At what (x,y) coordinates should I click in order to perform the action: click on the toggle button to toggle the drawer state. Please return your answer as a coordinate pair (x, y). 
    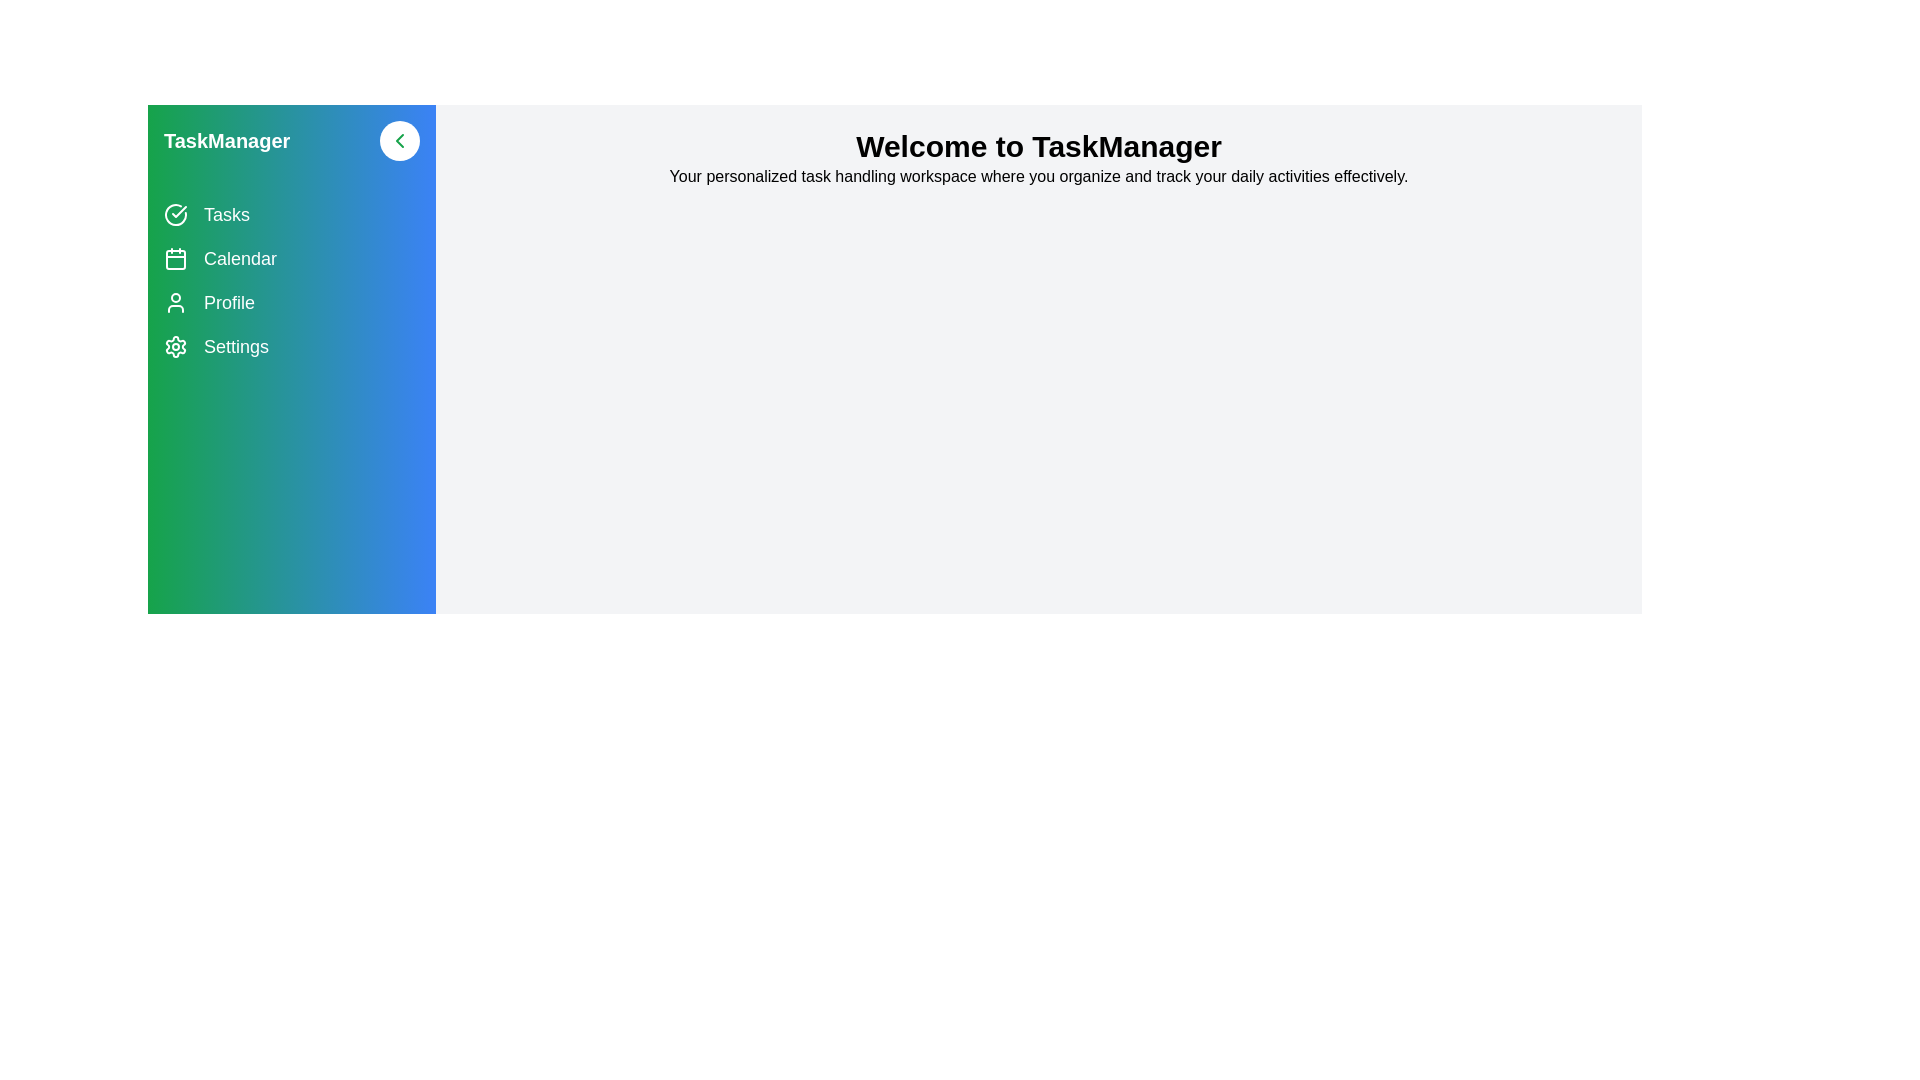
    Looking at the image, I should click on (399, 140).